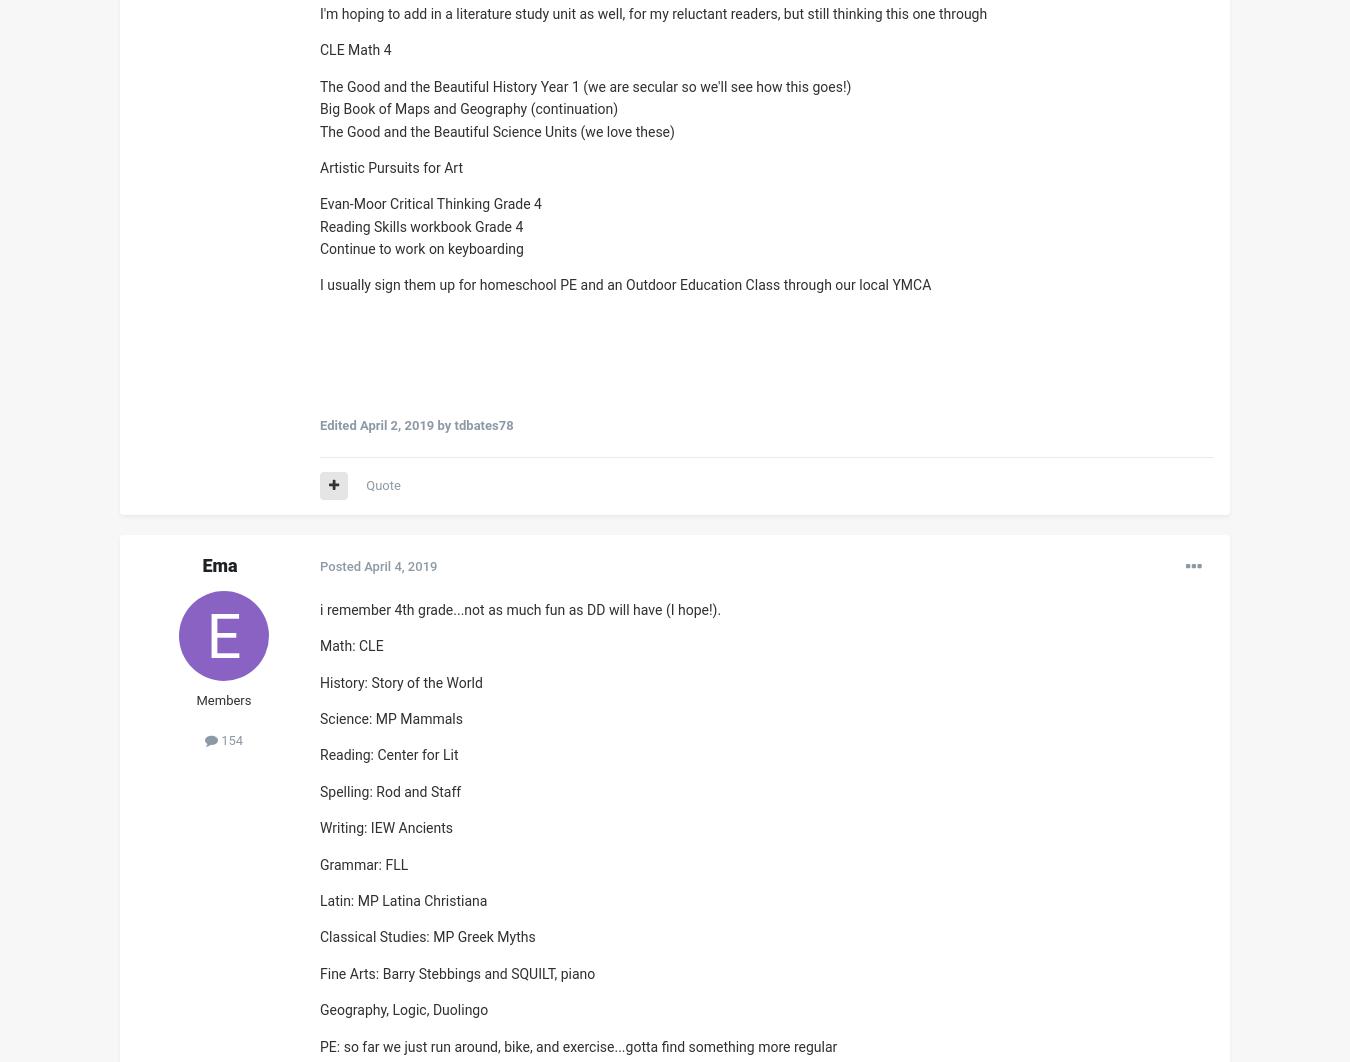  What do you see at coordinates (456, 972) in the screenshot?
I see `'Fine Arts: Barry Stebbings and SQUILT, piano'` at bounding box center [456, 972].